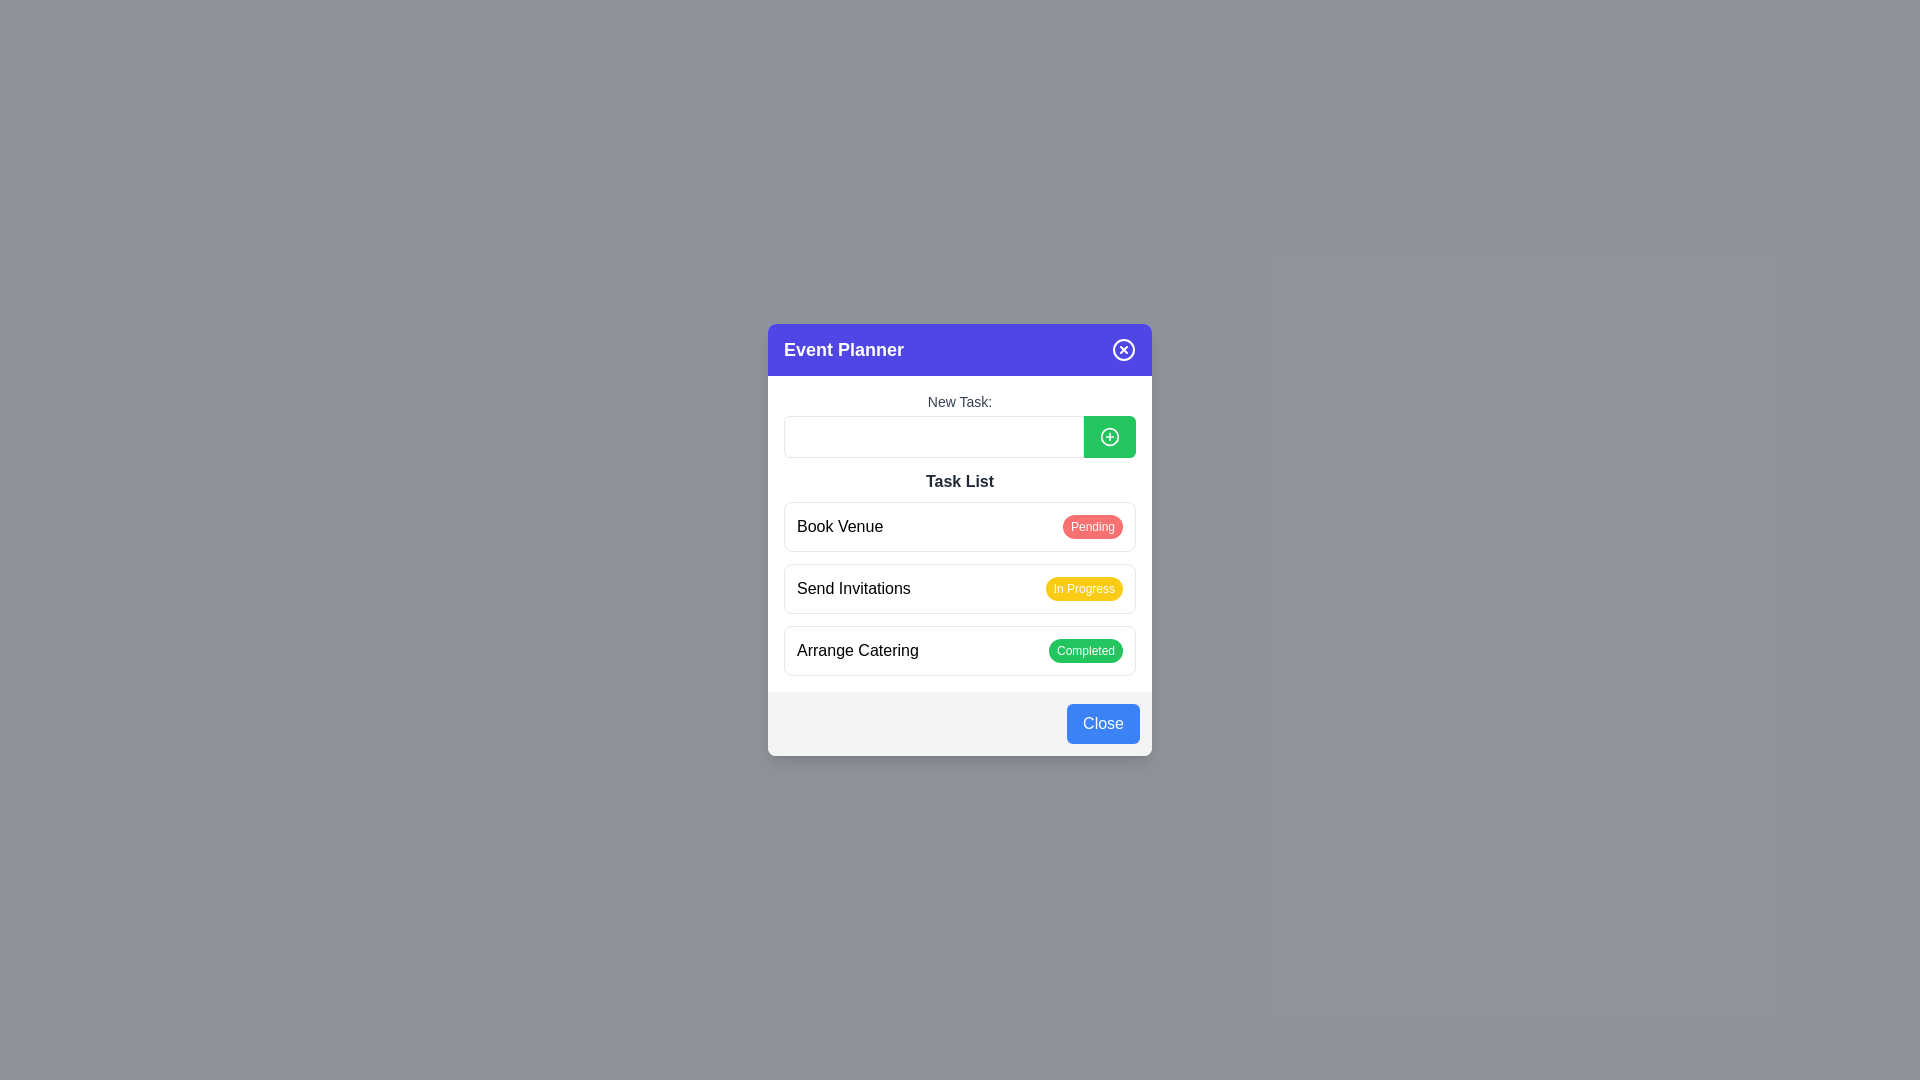  What do you see at coordinates (1123, 349) in the screenshot?
I see `the blue circular element located in the top-right corner of the 'Event Planner' modal header, which is part of an 'X' icon` at bounding box center [1123, 349].